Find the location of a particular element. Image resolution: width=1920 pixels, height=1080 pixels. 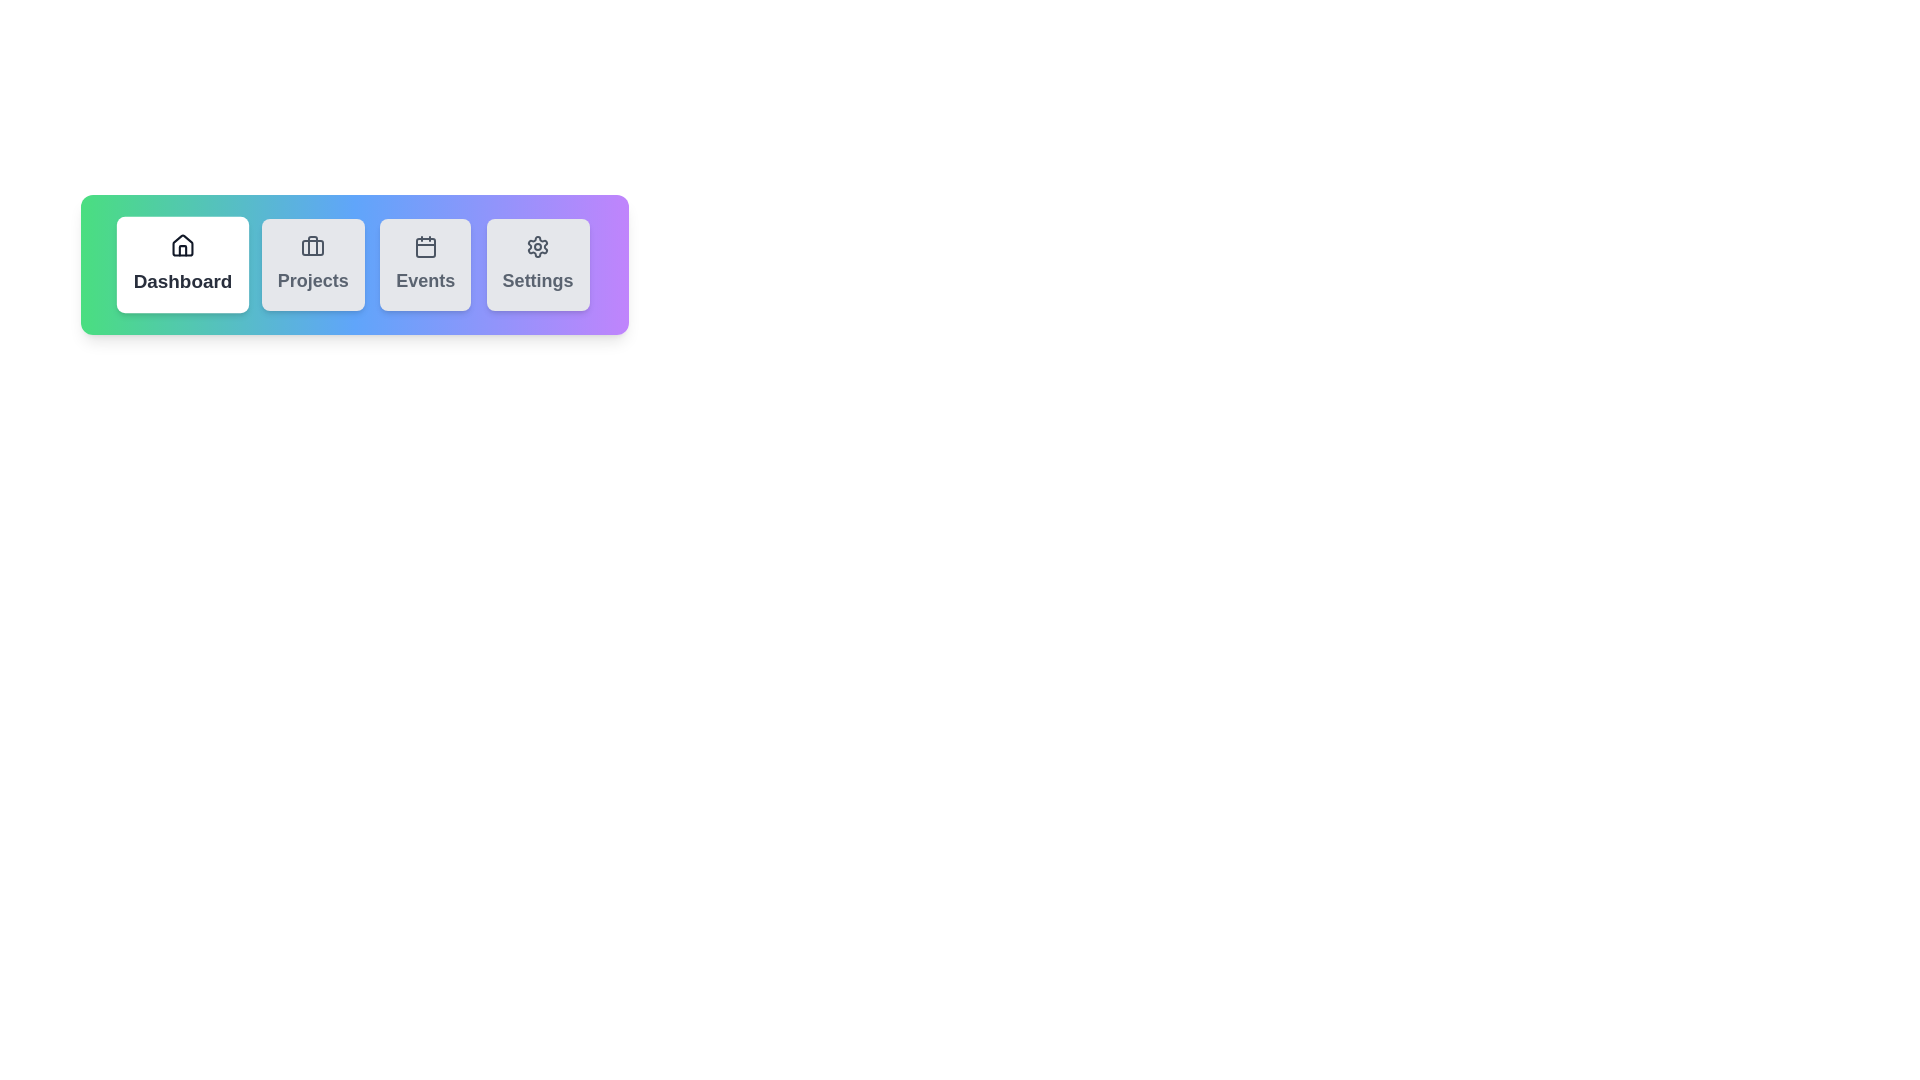

the Dashboard tab to activate it is located at coordinates (182, 264).